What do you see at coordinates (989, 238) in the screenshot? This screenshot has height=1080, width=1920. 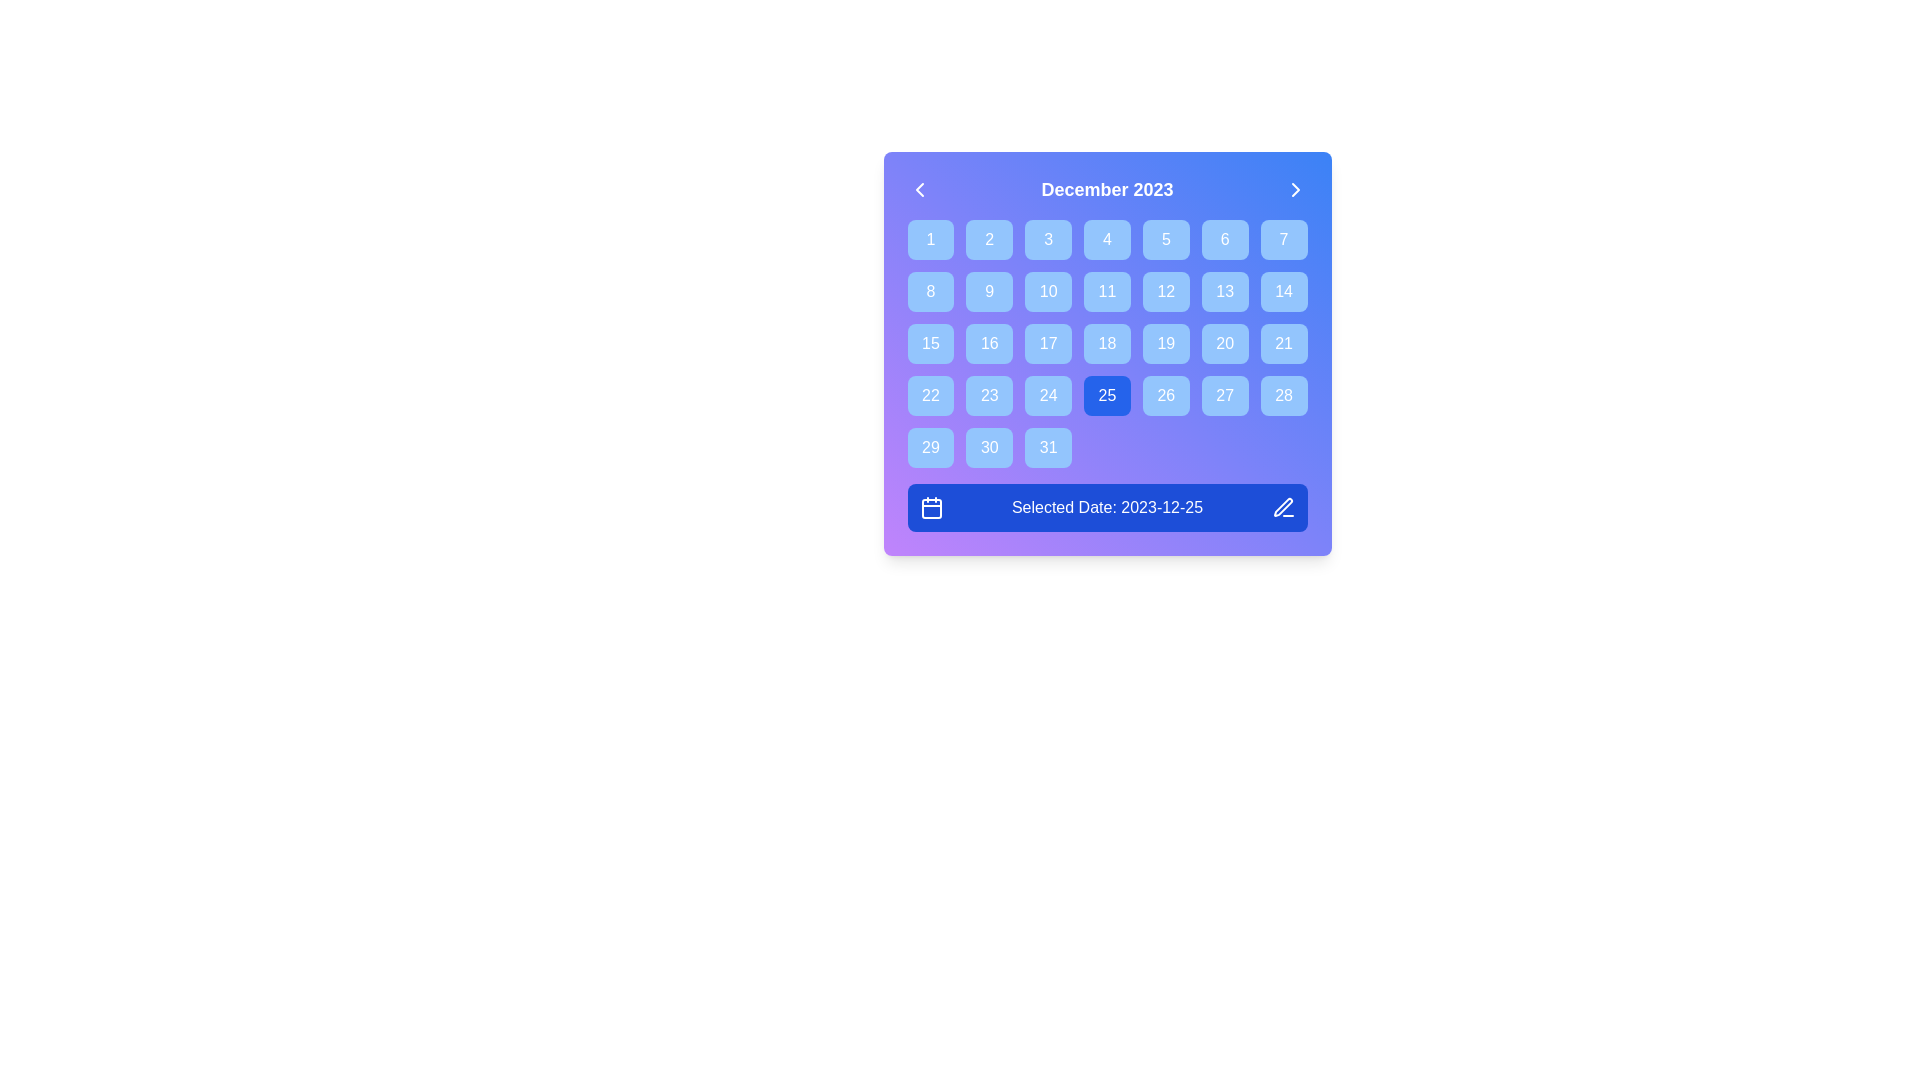 I see `the button displaying the number '2' in white text with a soft blue background to observe the scaling effect` at bounding box center [989, 238].